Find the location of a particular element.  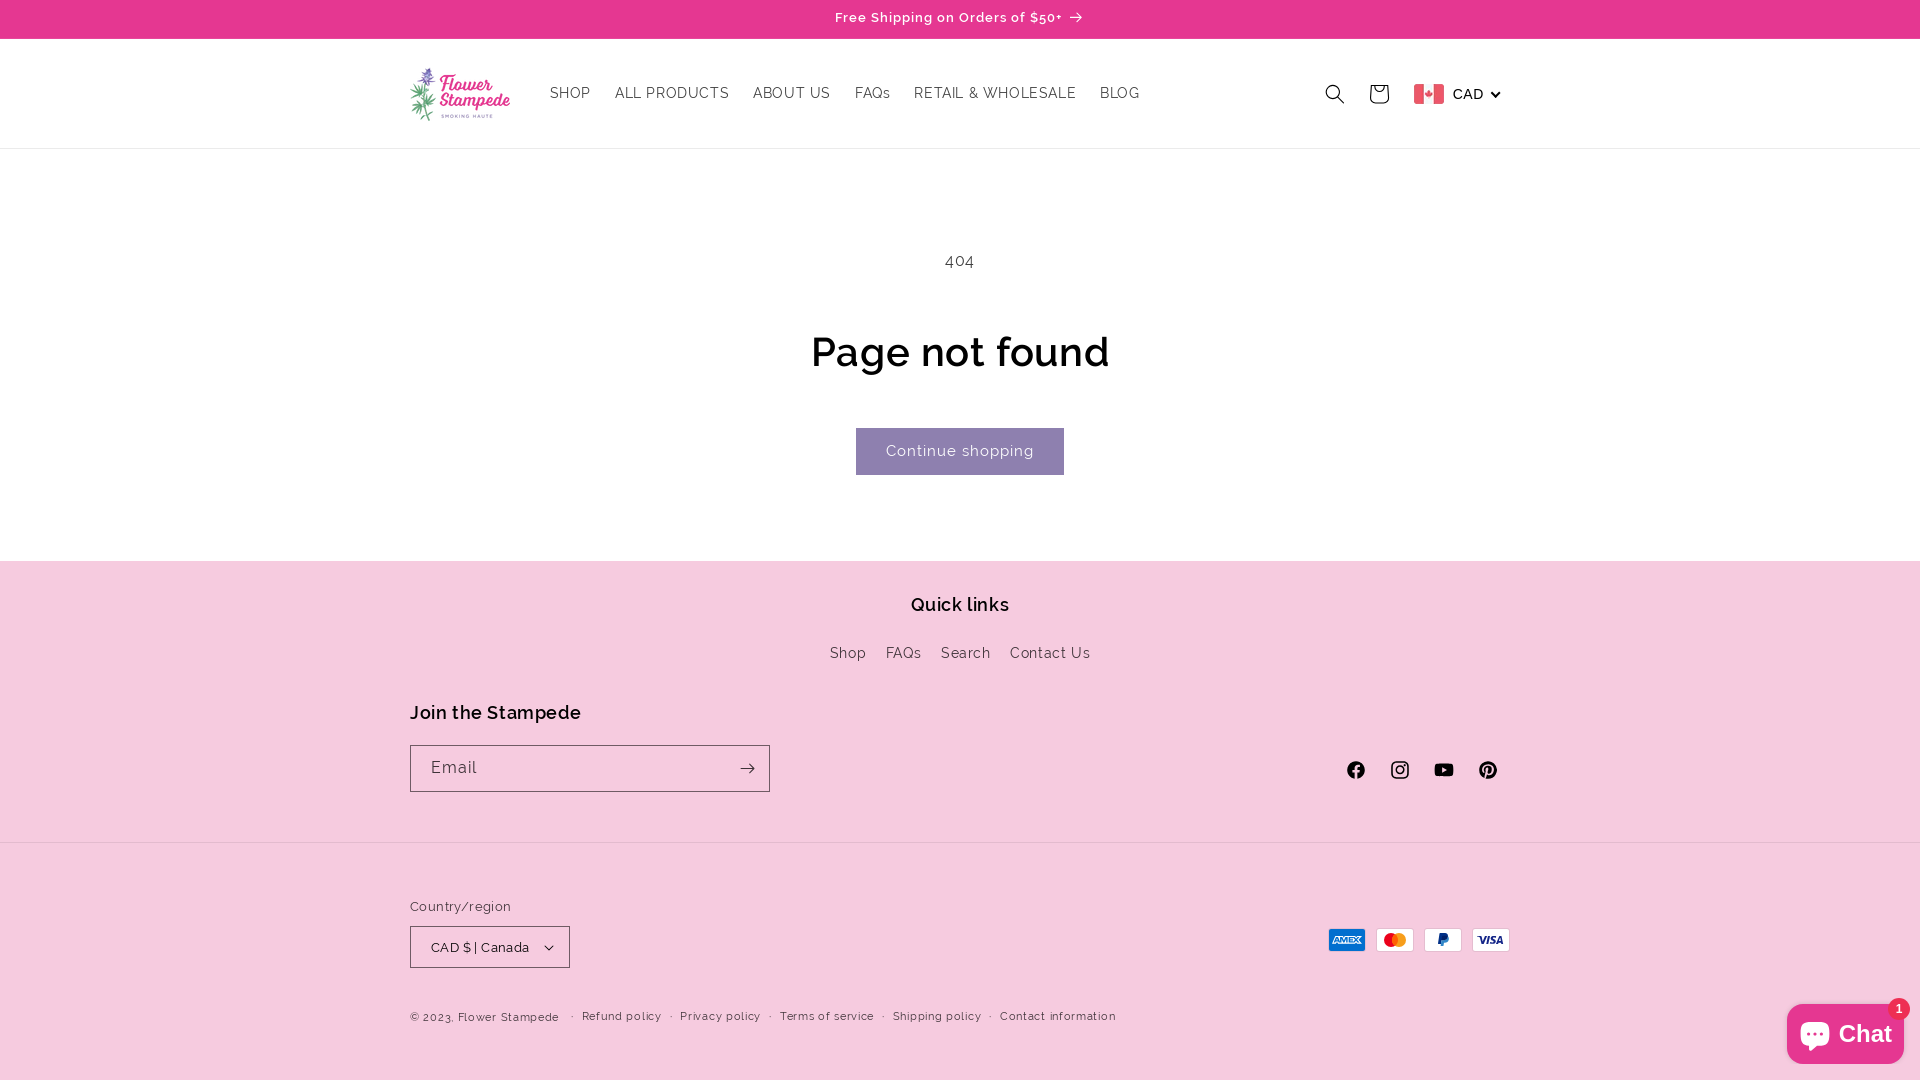

'Continue shopping' is located at coordinates (960, 451).